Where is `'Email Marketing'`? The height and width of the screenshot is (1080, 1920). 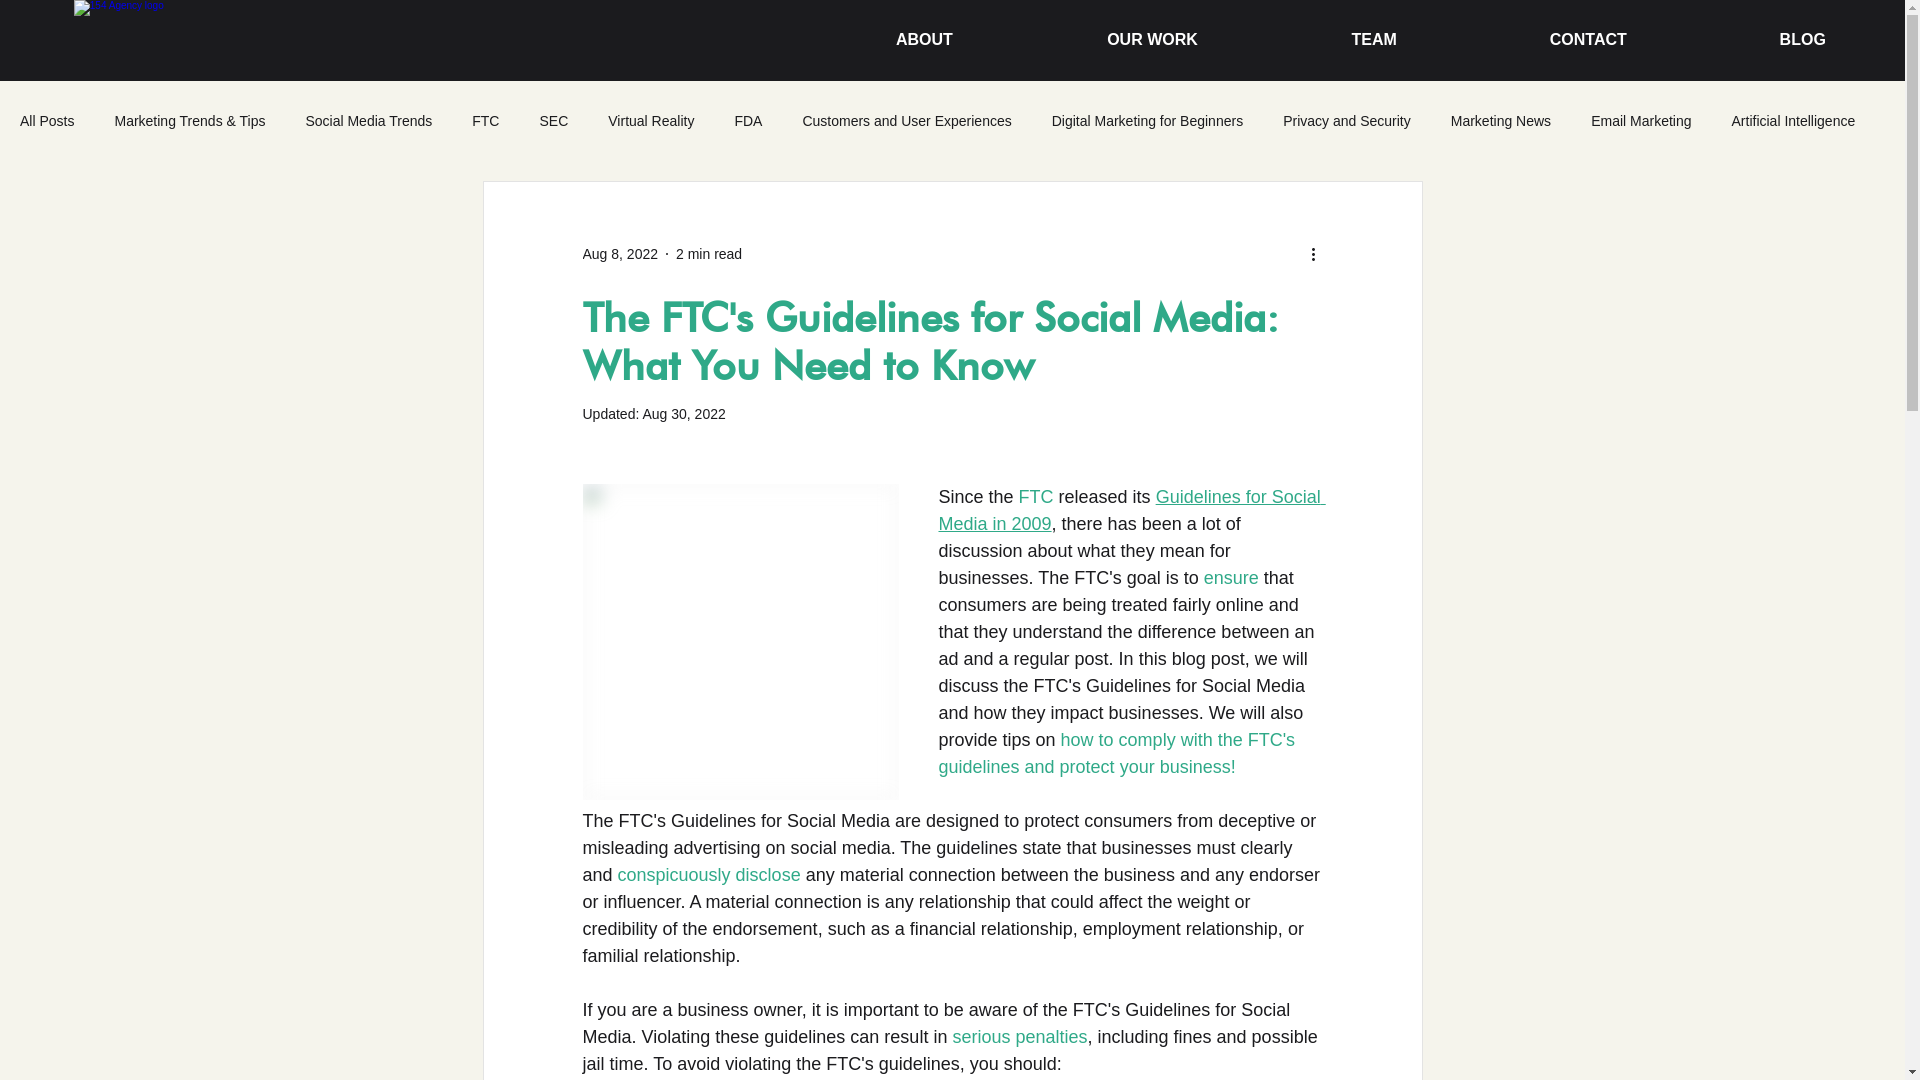
'Email Marketing' is located at coordinates (1641, 120).